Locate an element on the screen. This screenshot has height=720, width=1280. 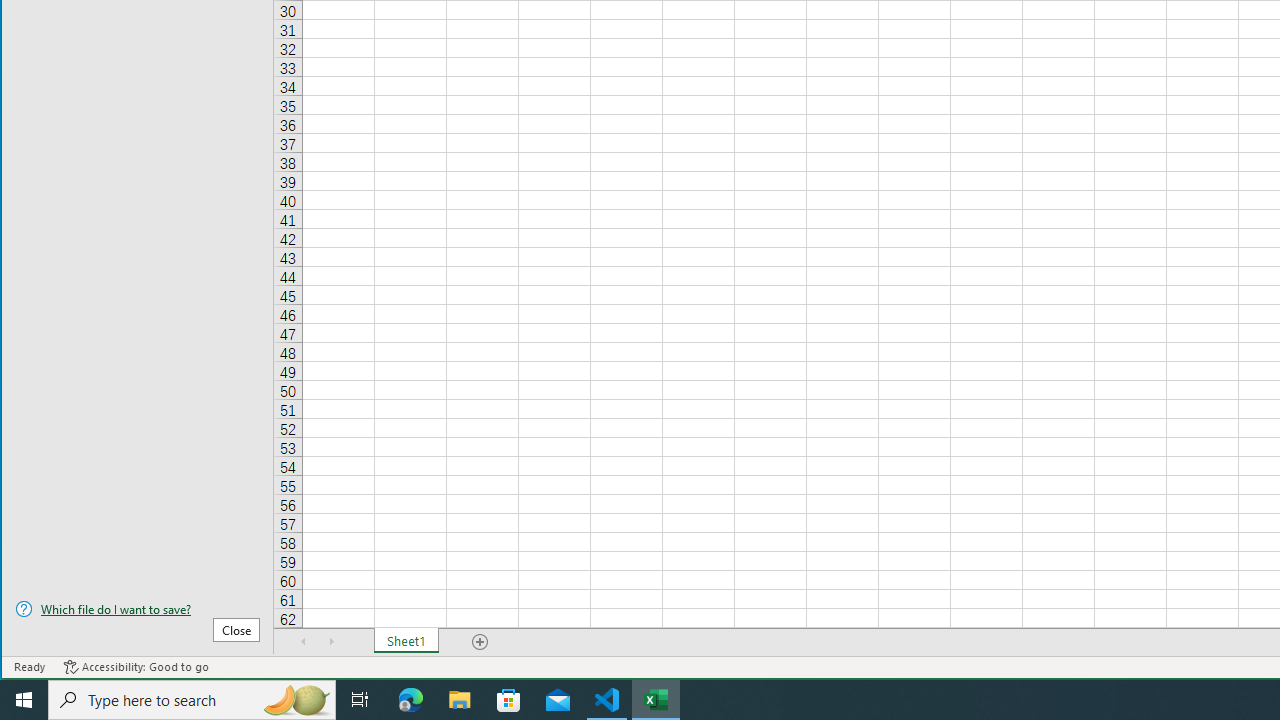
'Accessibility Checker Accessibility: Good to go' is located at coordinates (135, 667).